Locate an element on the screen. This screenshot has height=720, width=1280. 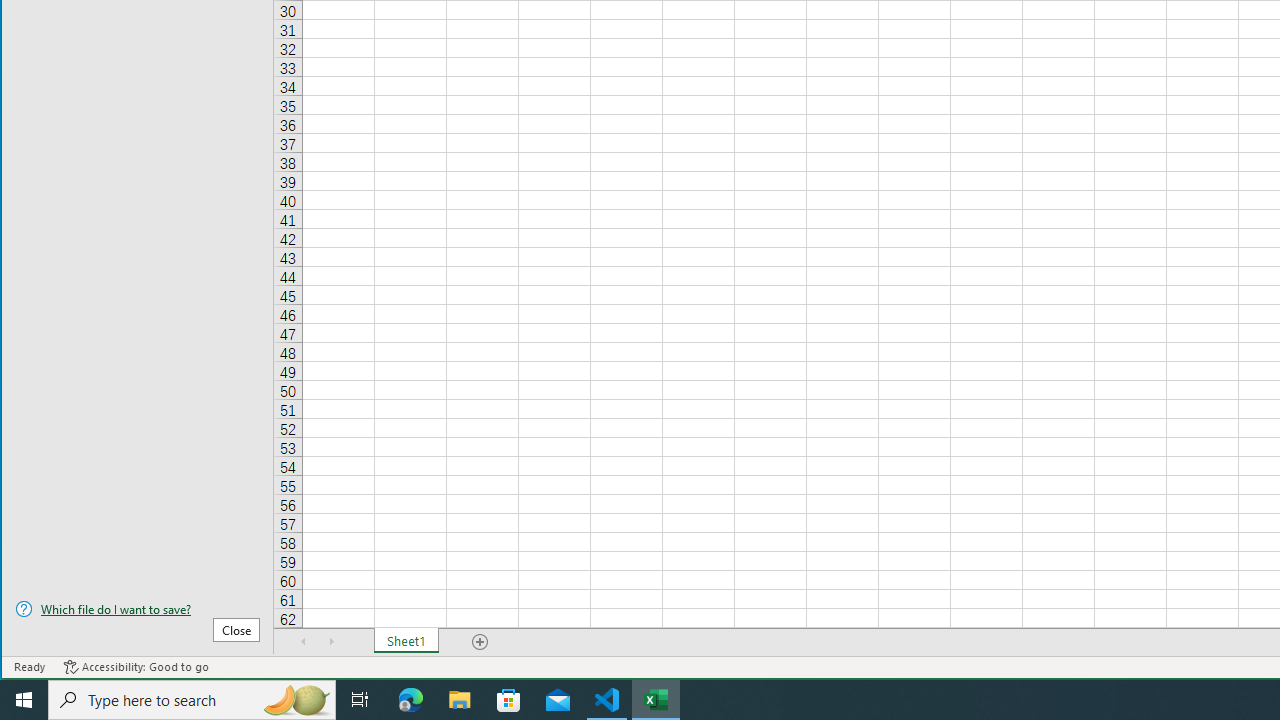
'Accessibility Checker Accessibility: Good to go' is located at coordinates (135, 667).